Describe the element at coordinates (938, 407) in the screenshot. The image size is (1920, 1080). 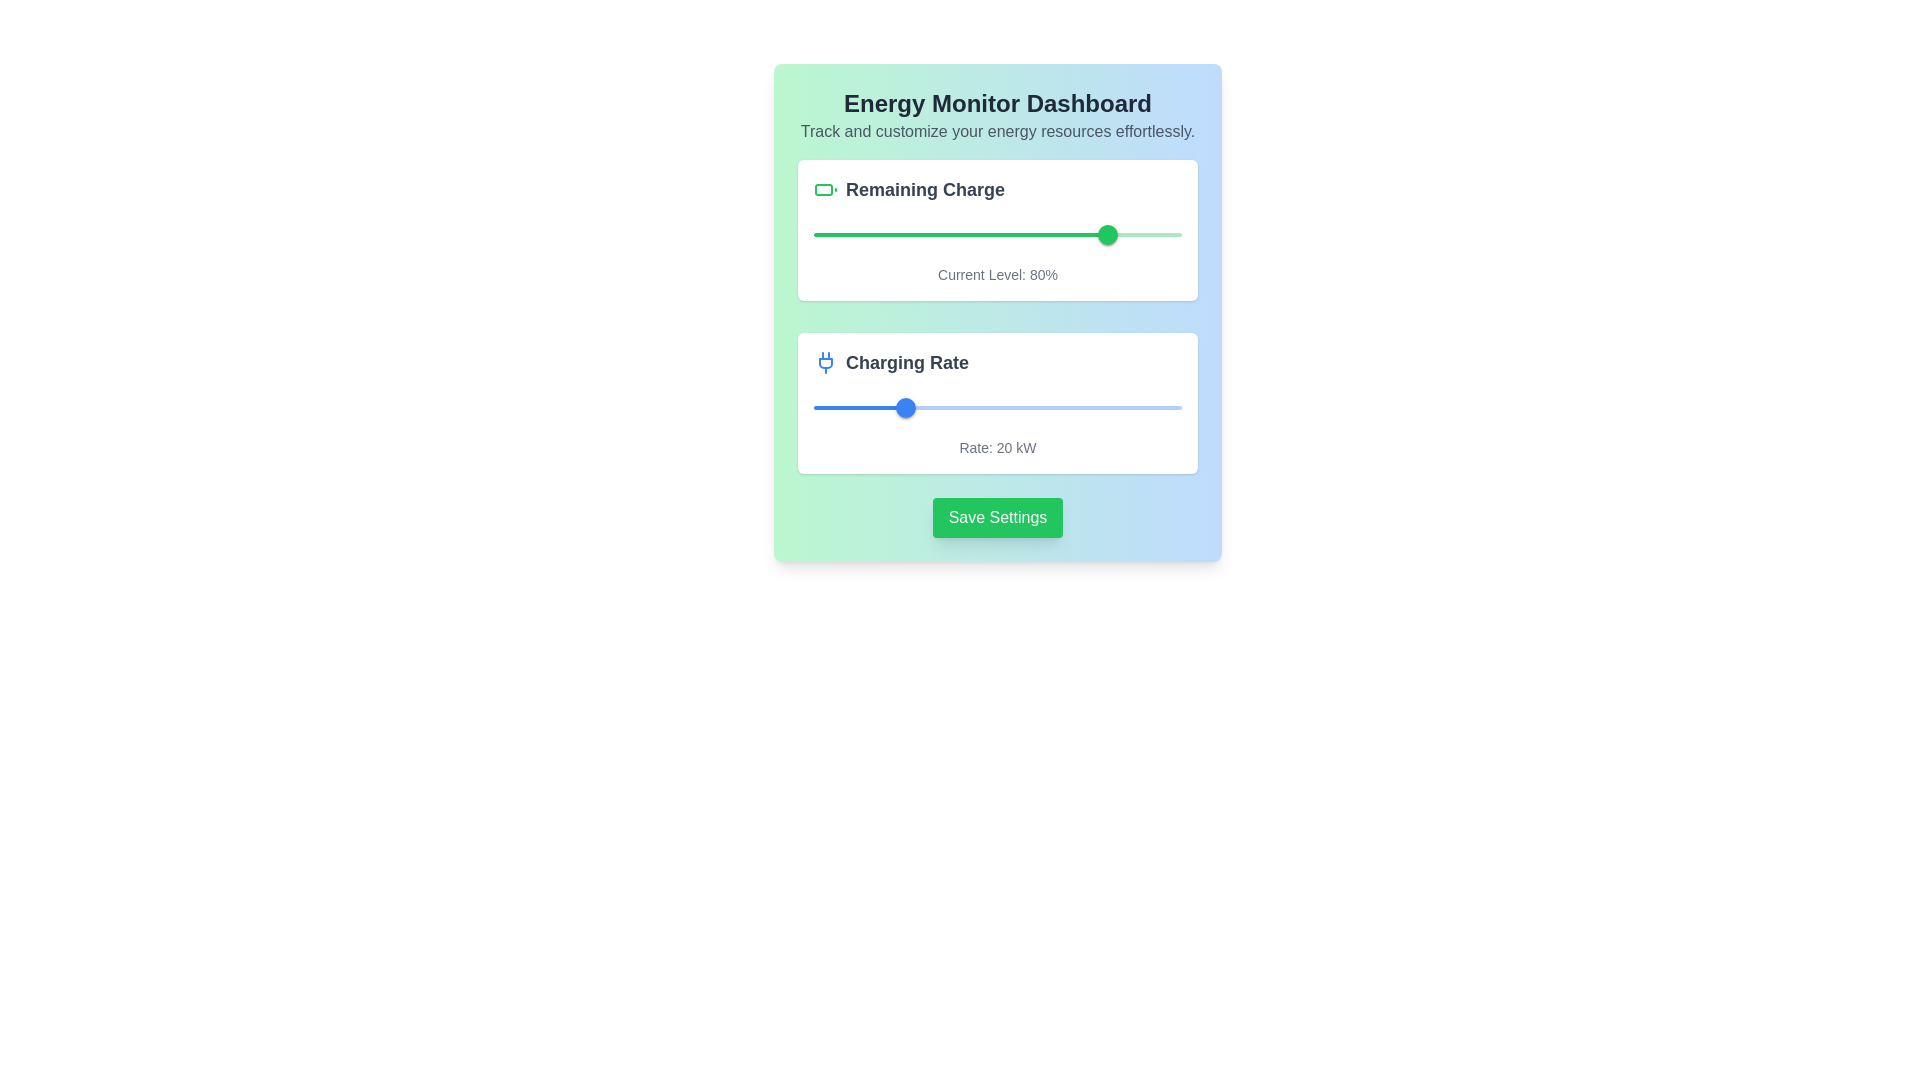
I see `the slider` at that location.